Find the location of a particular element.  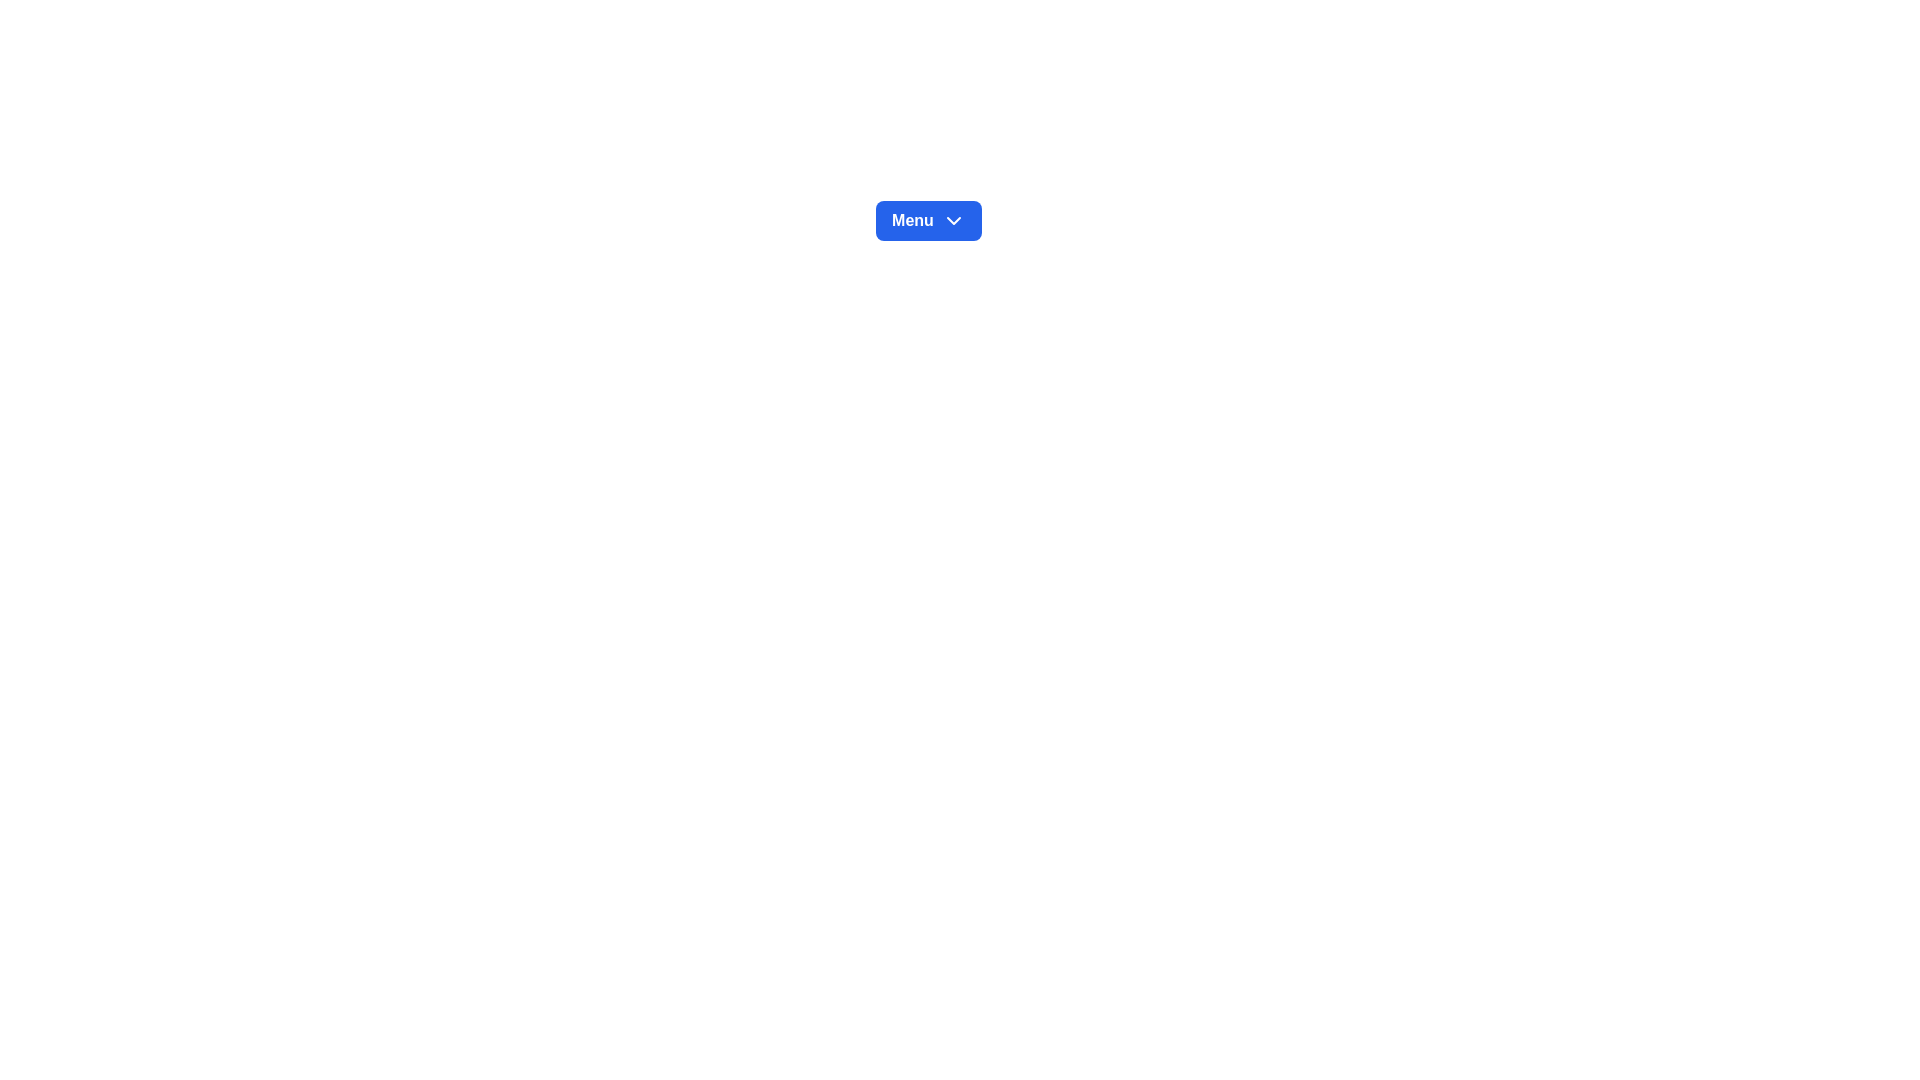

the chevron icon located to the far right of the blue rectangular button labeled 'Menu' is located at coordinates (952, 220).